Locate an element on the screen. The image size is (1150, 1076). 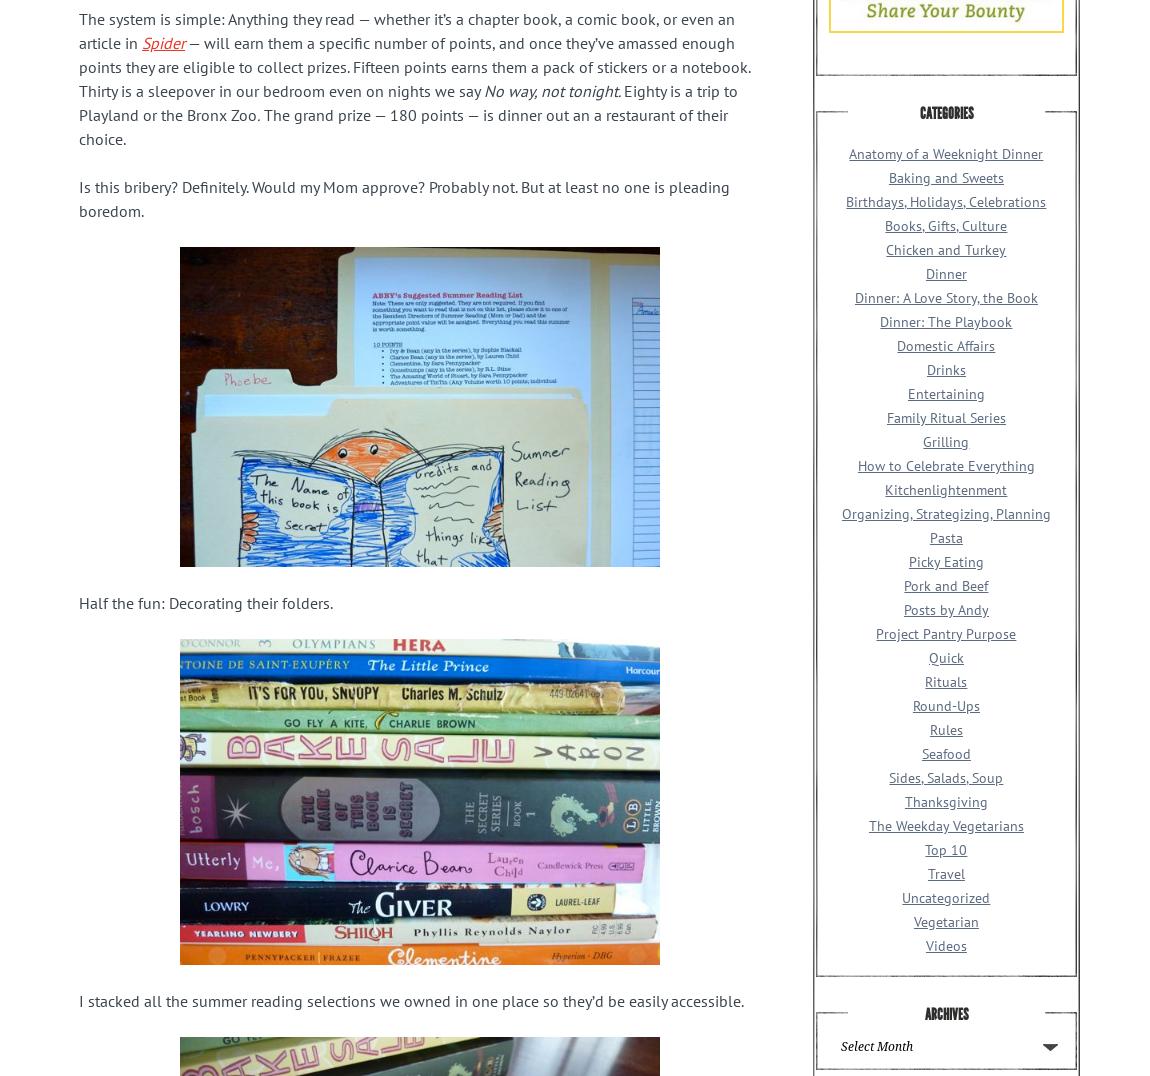
'Travel' is located at coordinates (945, 874).